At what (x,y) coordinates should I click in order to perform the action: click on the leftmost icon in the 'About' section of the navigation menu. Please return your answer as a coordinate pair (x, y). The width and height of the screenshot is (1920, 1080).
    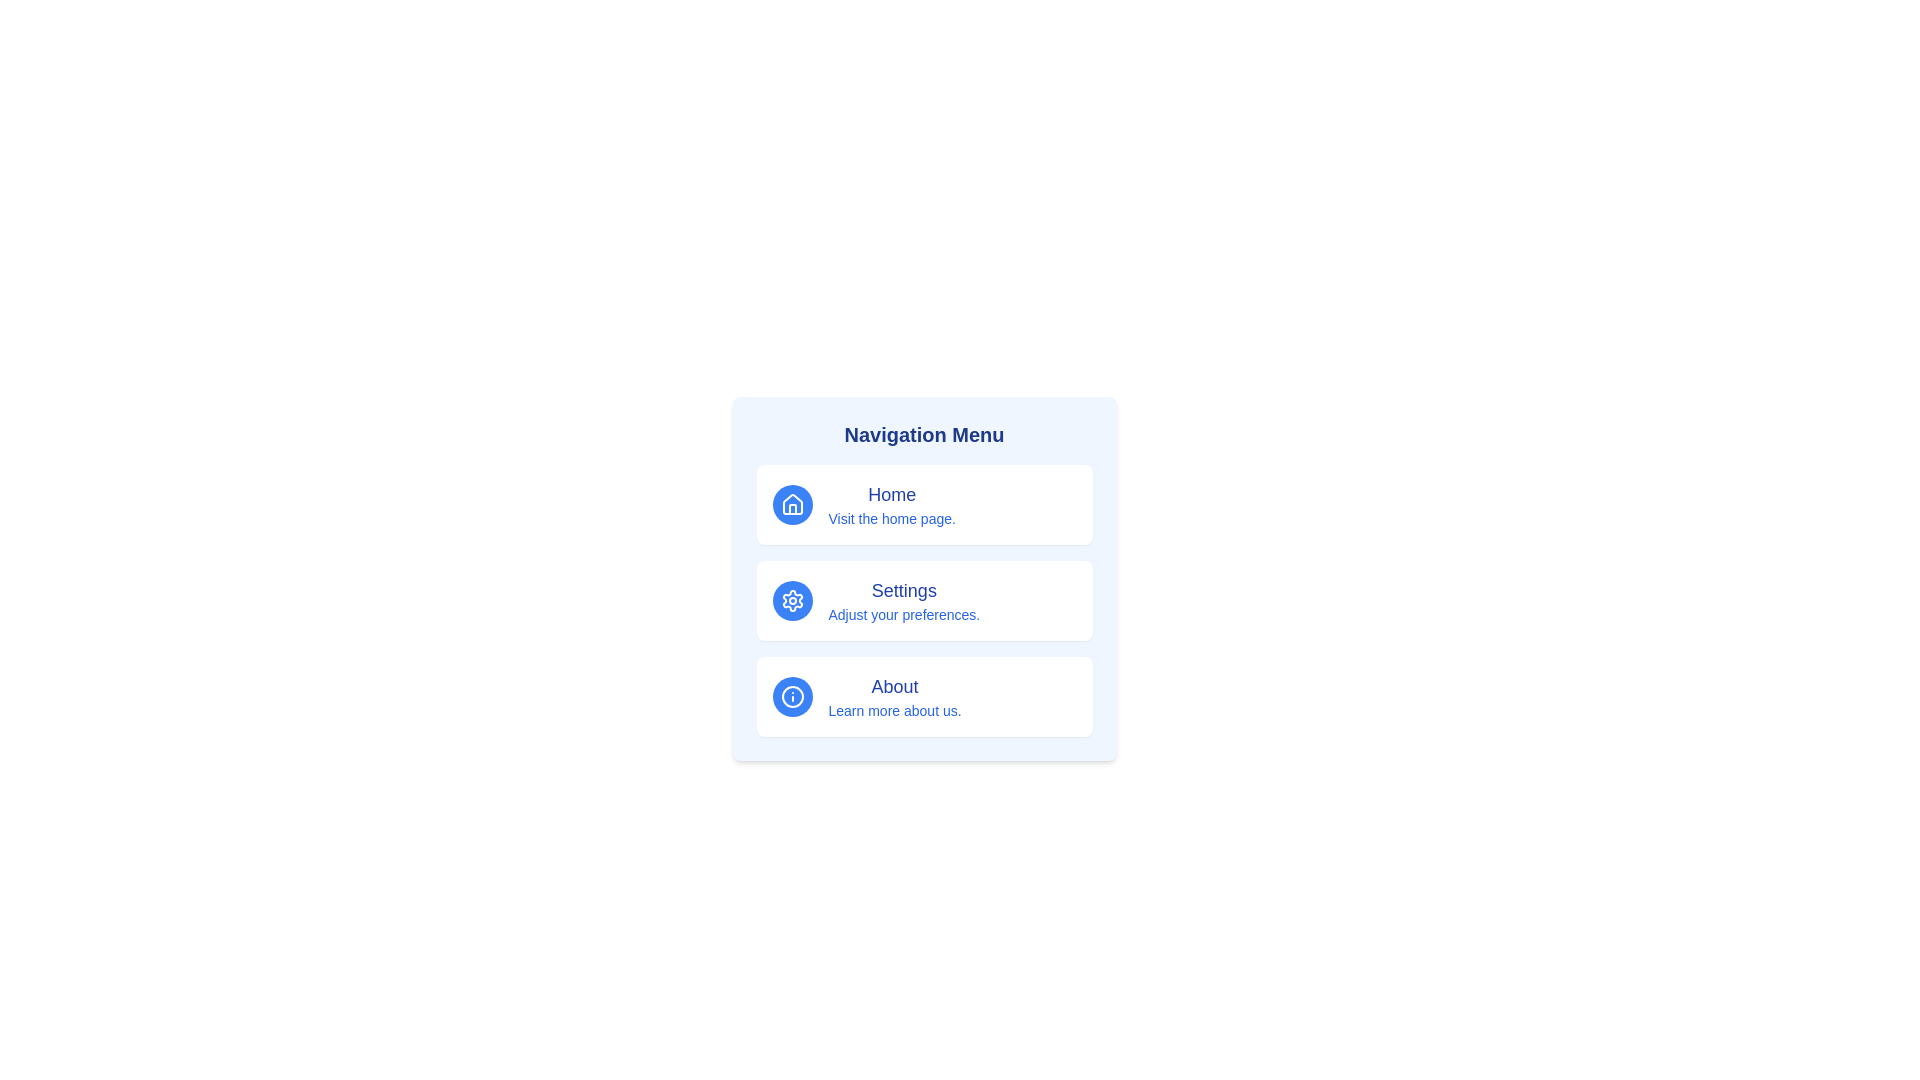
    Looking at the image, I should click on (791, 696).